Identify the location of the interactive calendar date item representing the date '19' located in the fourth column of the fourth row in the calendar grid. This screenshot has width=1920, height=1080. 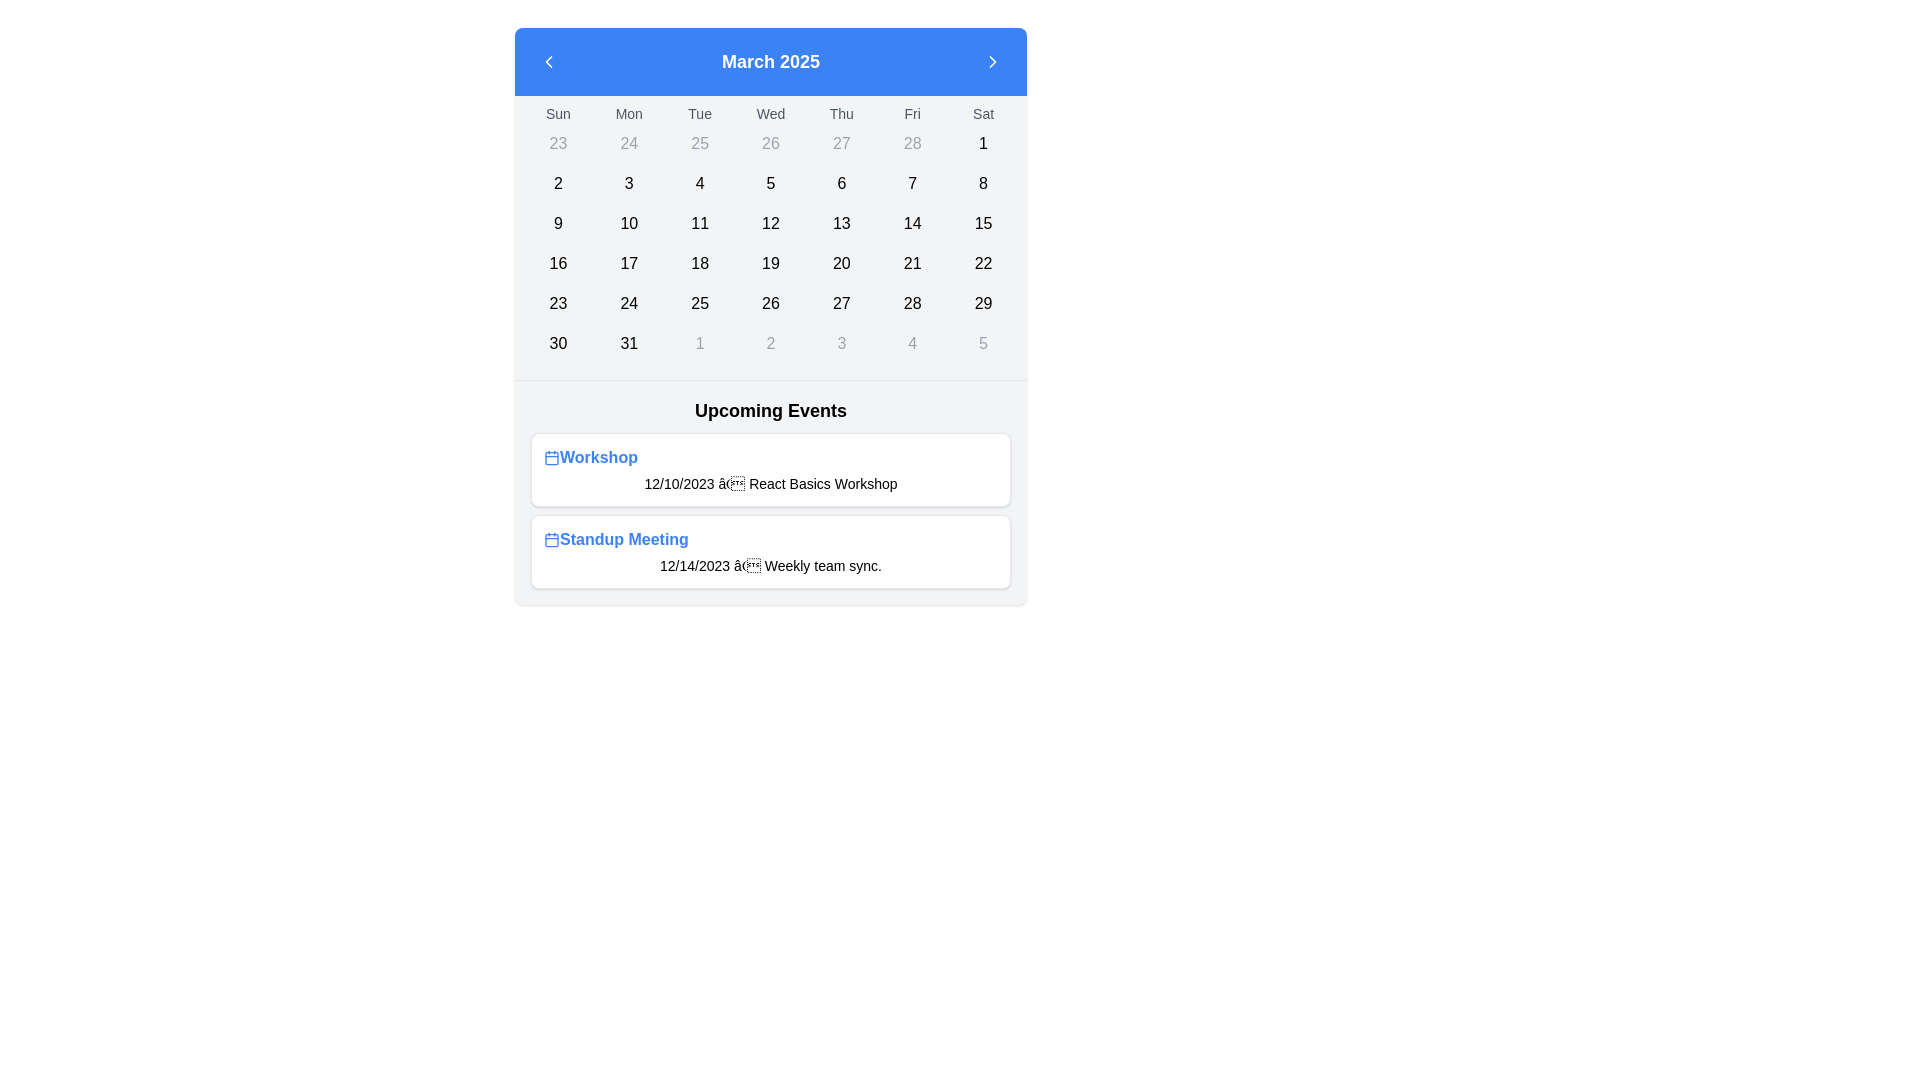
(770, 262).